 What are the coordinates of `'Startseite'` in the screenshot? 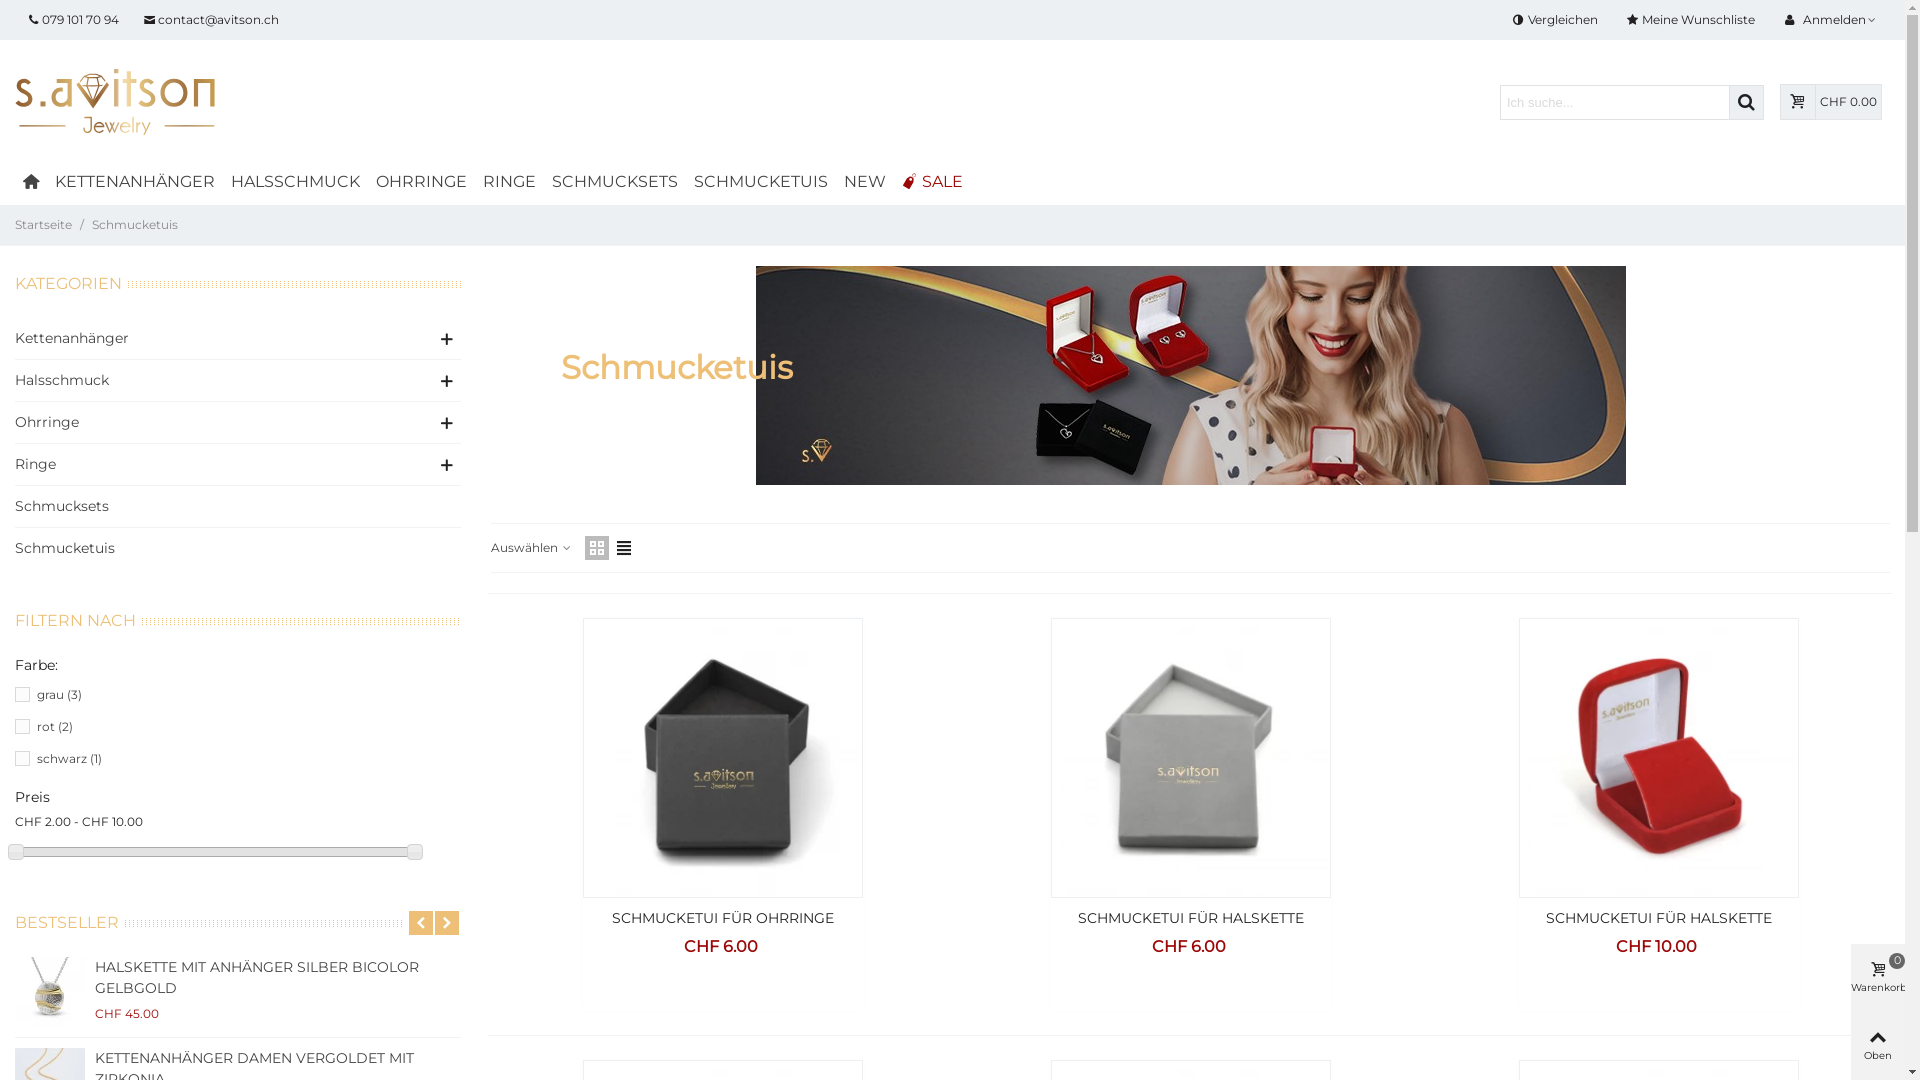 It's located at (14, 224).